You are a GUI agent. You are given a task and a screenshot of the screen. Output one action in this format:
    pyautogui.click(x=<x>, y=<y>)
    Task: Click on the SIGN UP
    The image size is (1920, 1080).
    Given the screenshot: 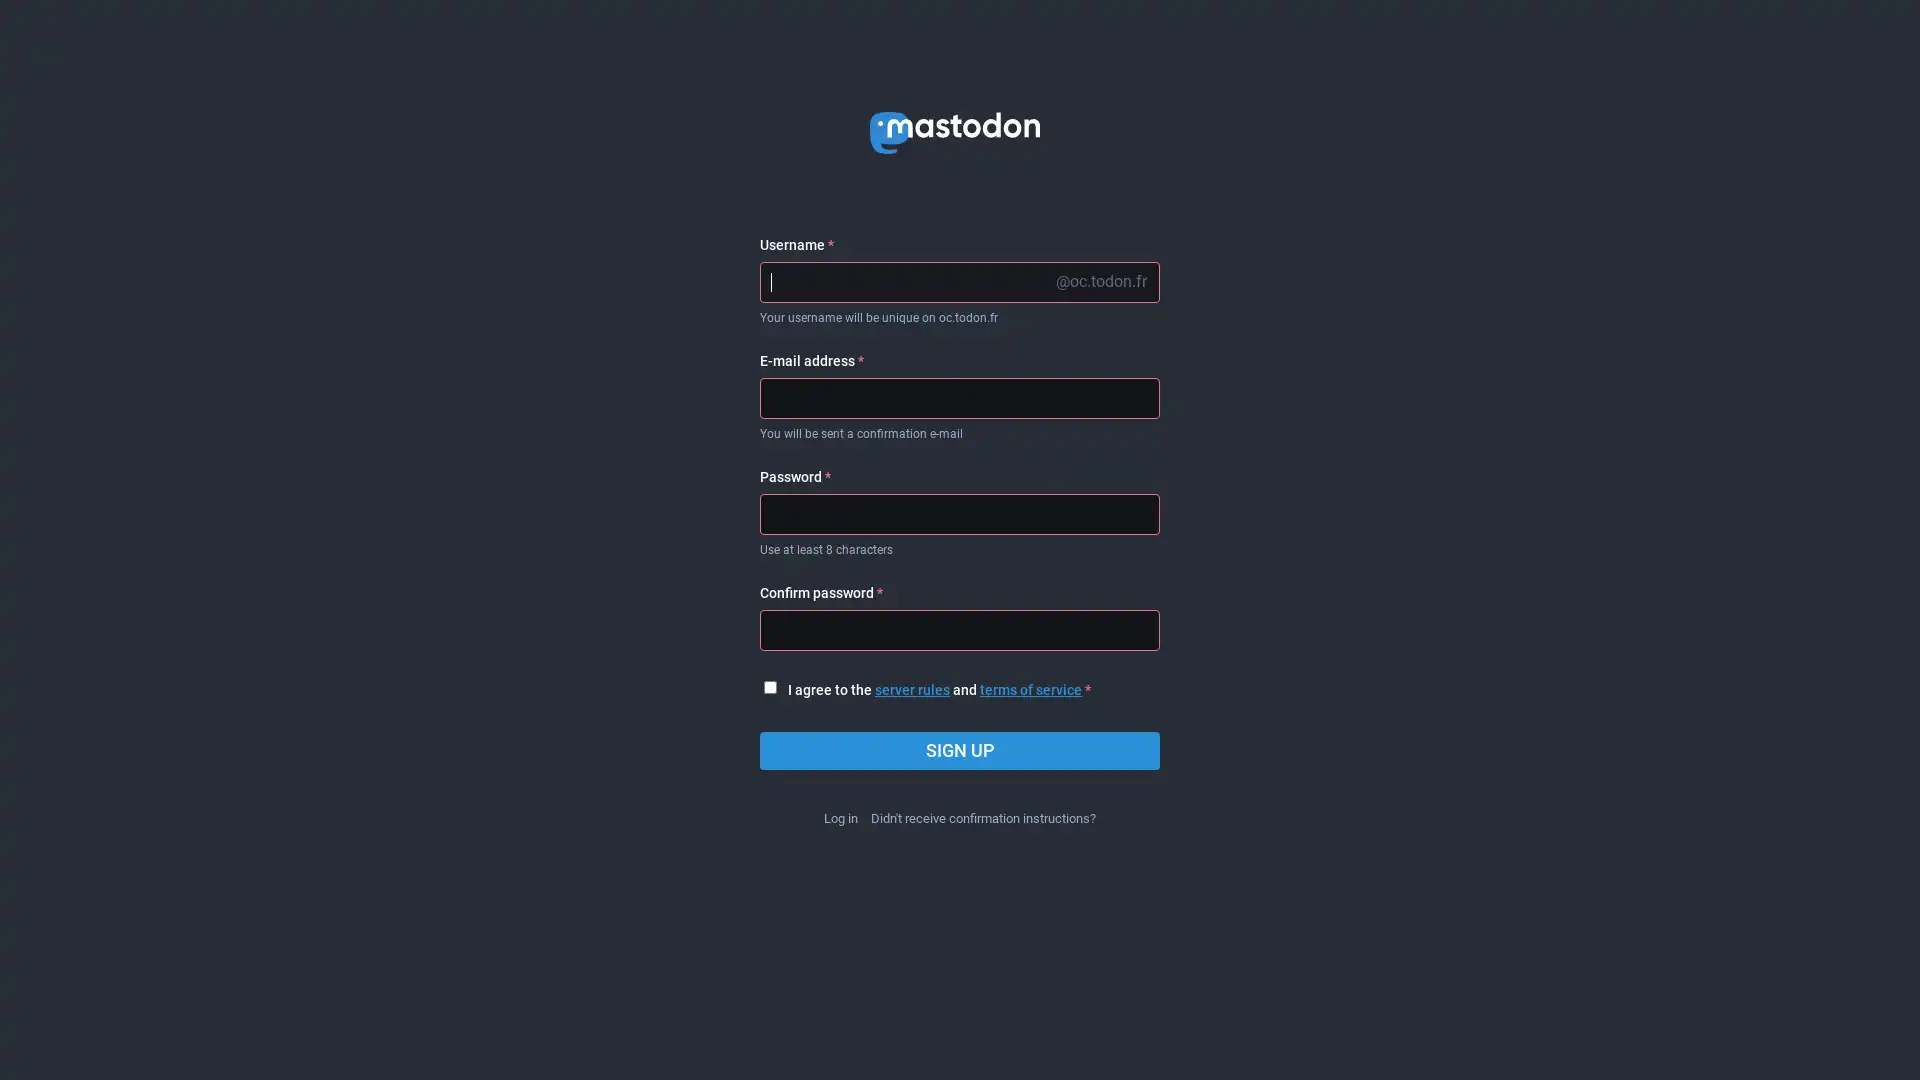 What is the action you would take?
    pyautogui.click(x=960, y=751)
    